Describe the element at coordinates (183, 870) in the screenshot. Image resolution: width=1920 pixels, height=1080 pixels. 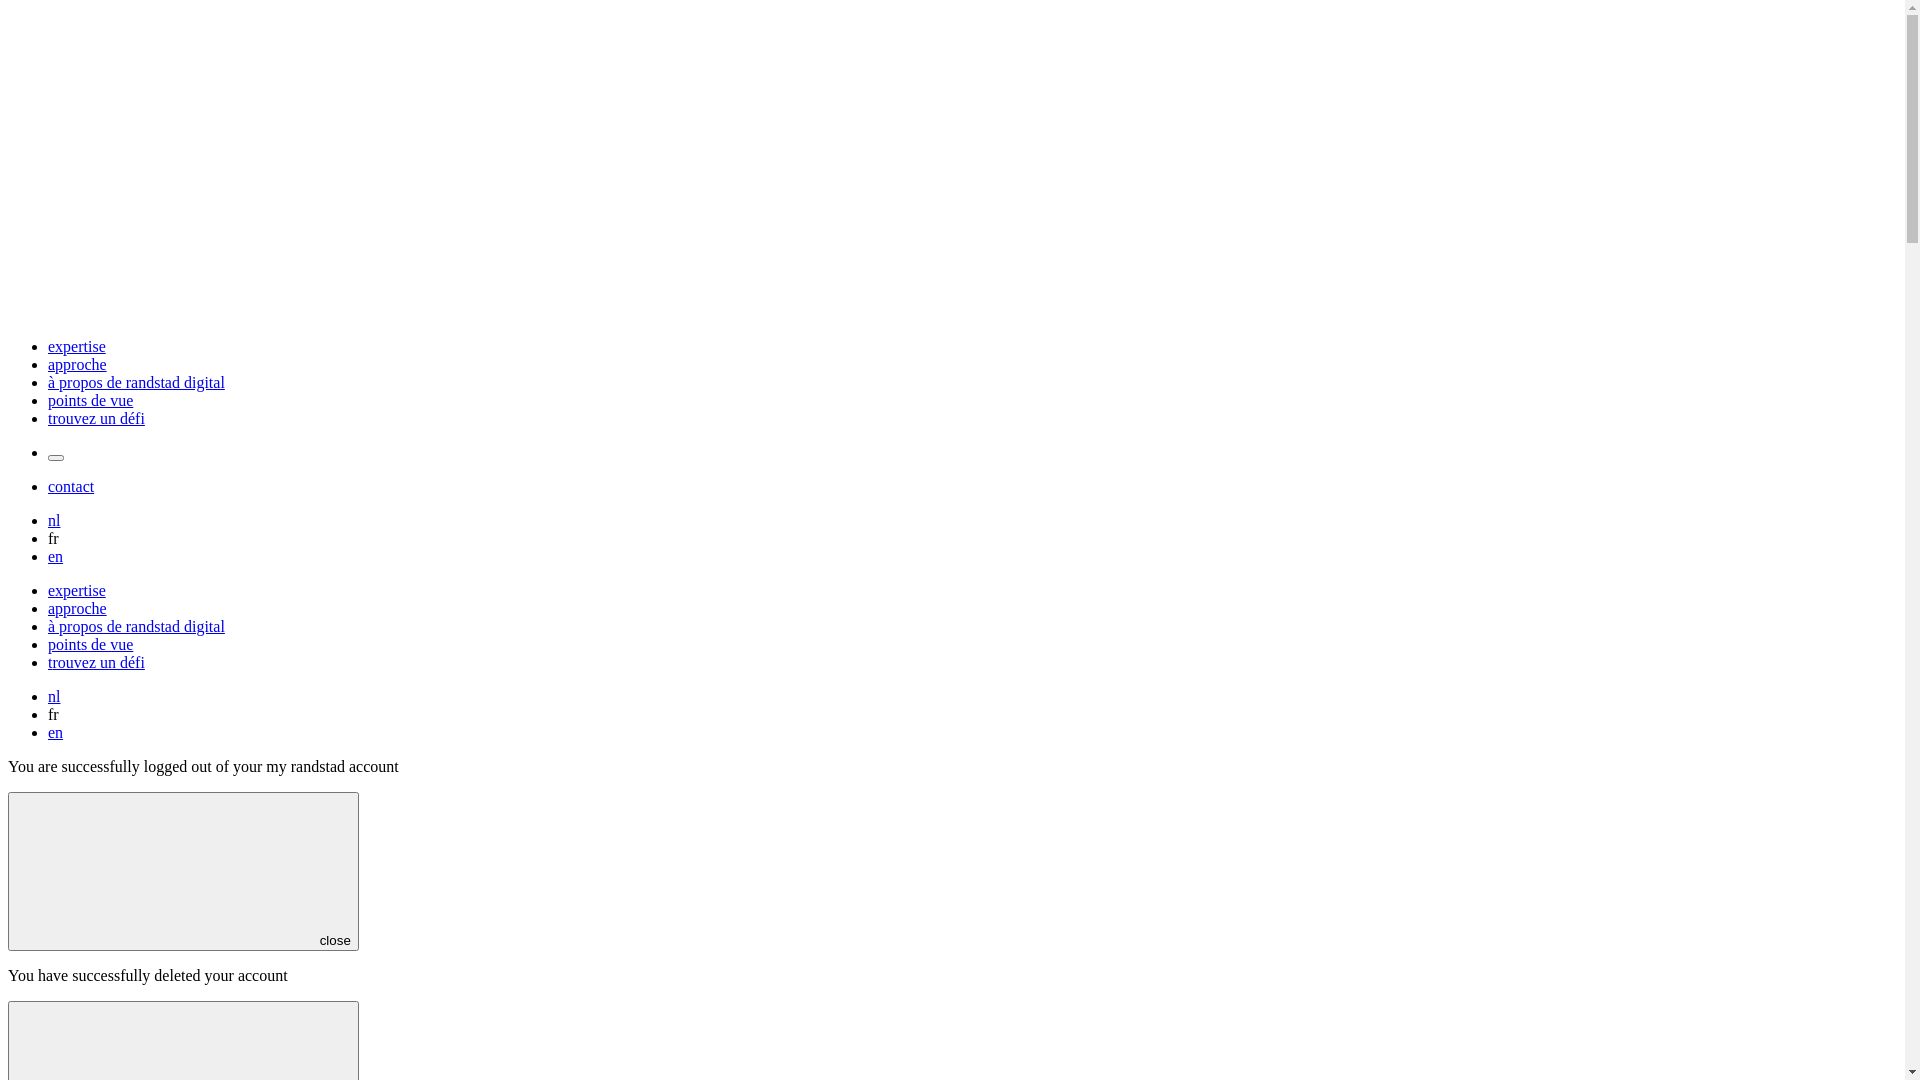
I see `'close'` at that location.